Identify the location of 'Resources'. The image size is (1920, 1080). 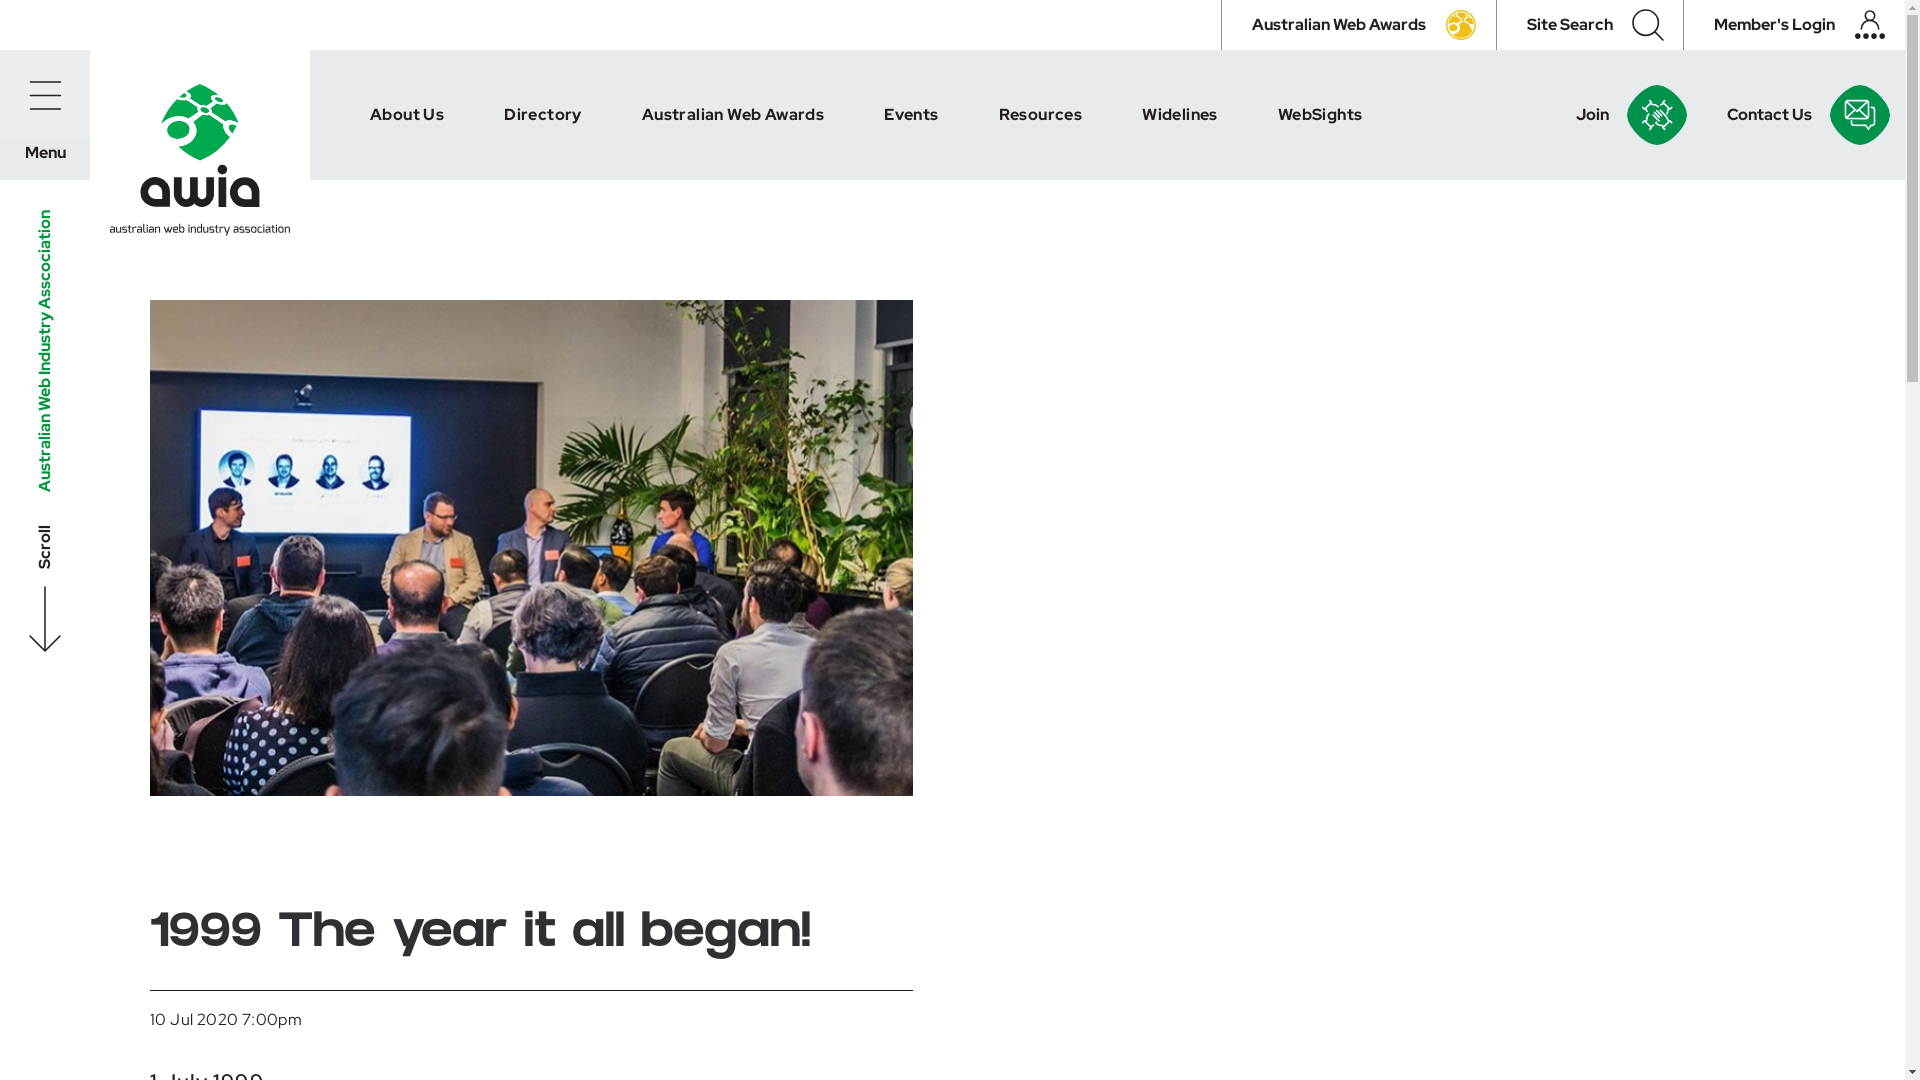
(969, 115).